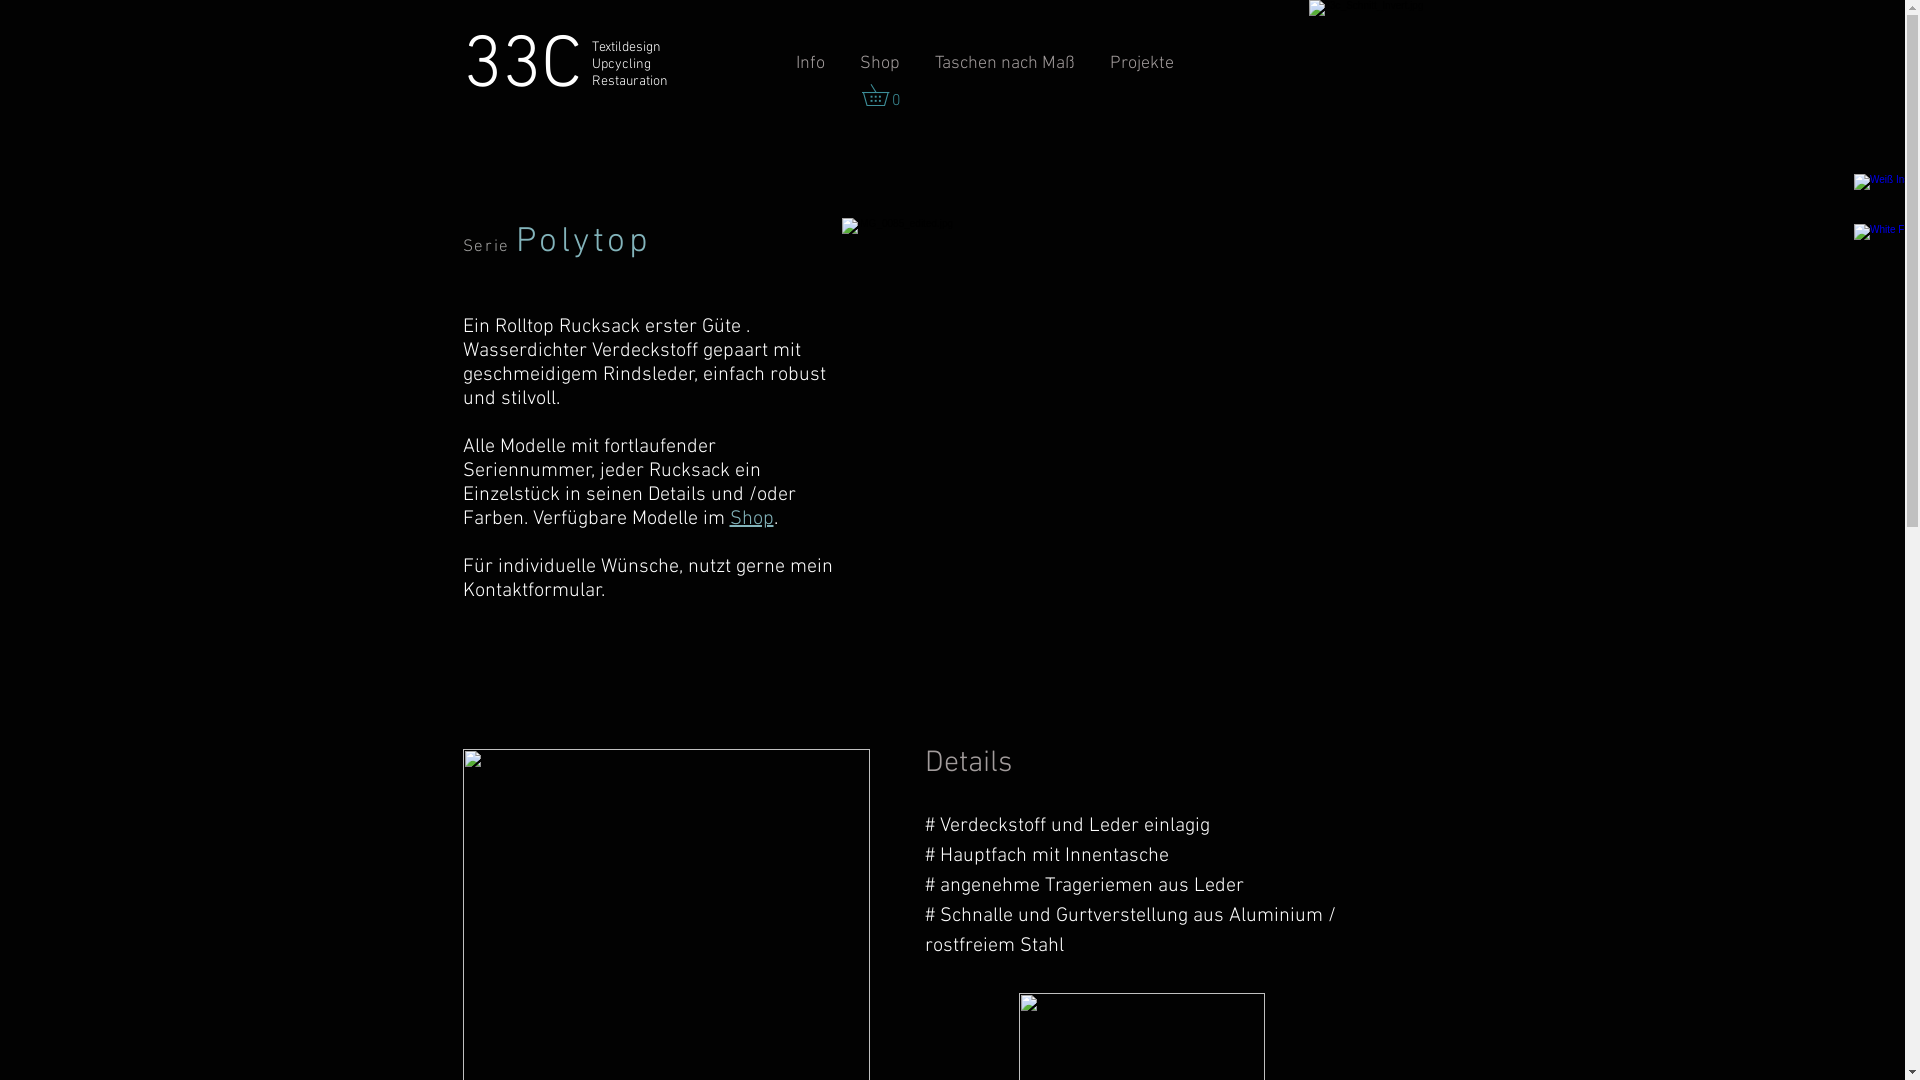  Describe the element at coordinates (810, 63) in the screenshot. I see `'Info'` at that location.